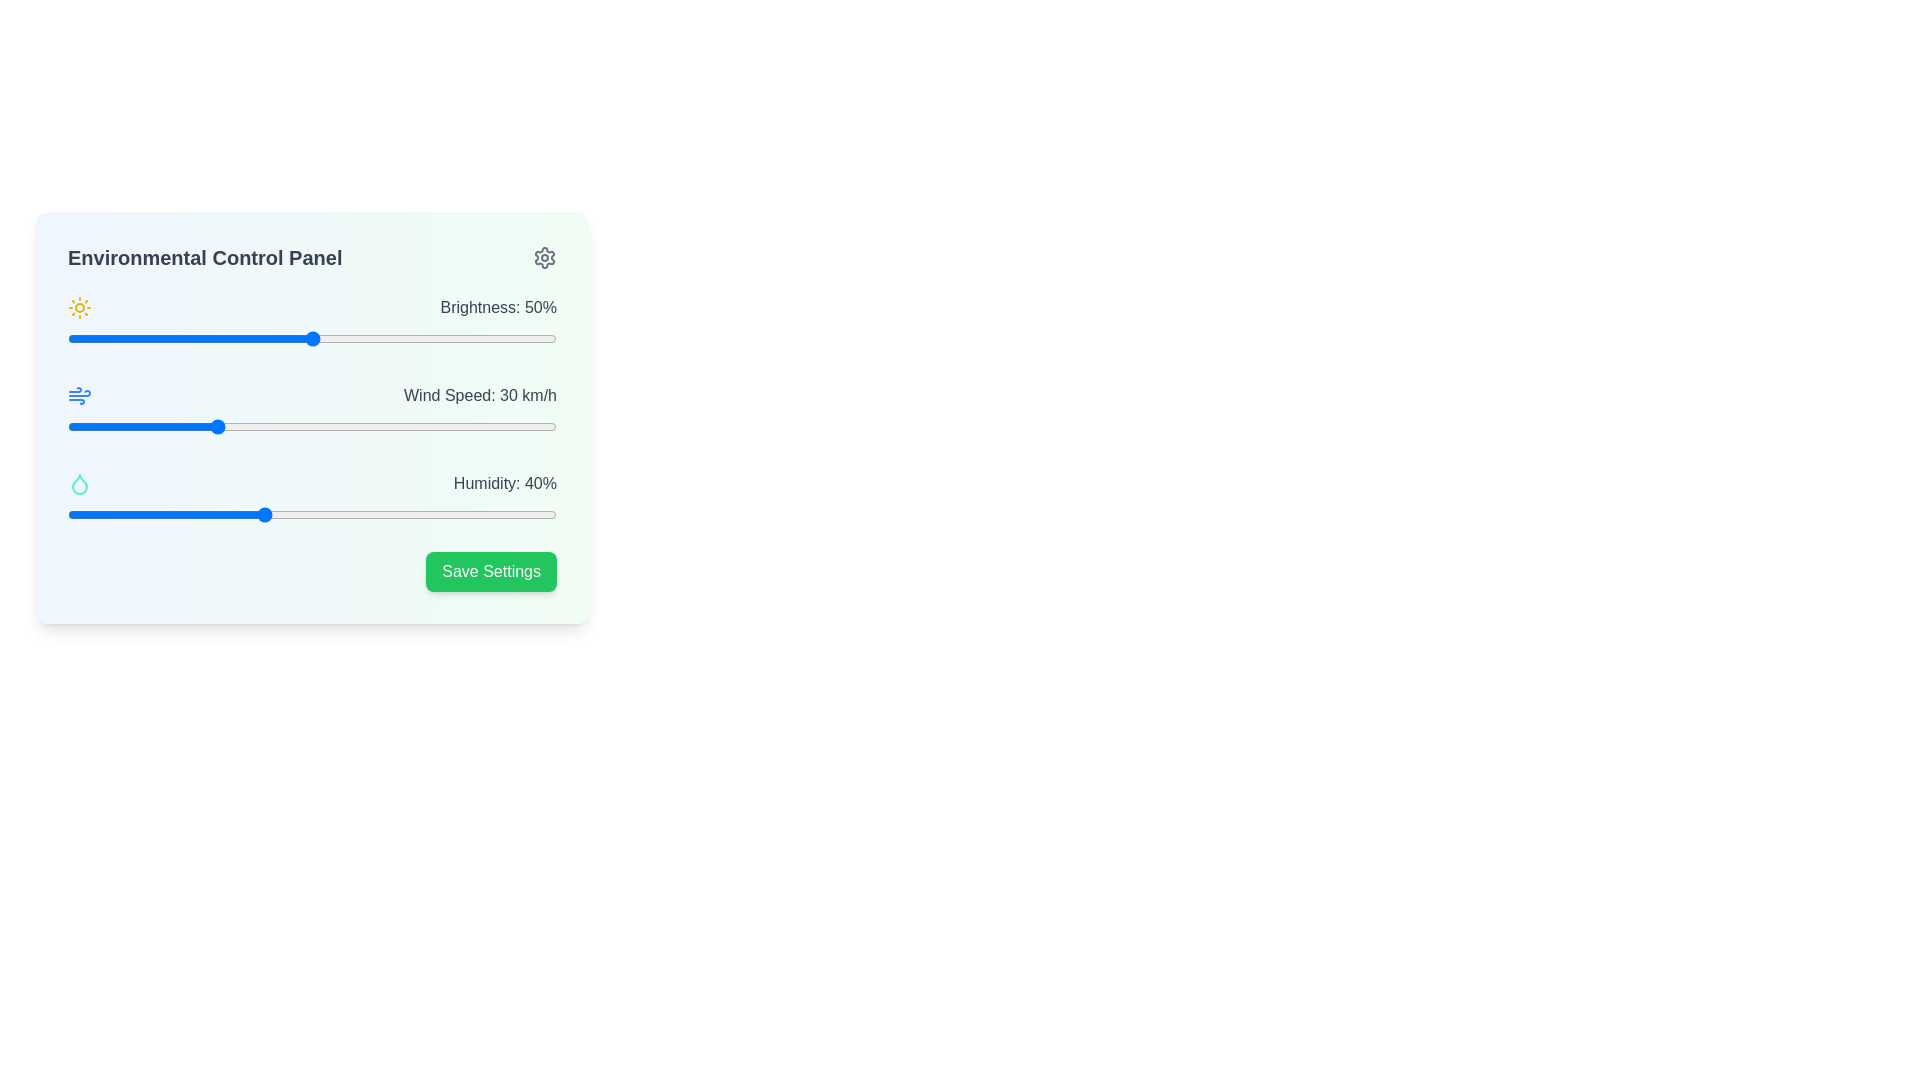  Describe the element at coordinates (311, 514) in the screenshot. I see `the track of the horizontal slider for humidity adjustment located below the label 'Humidity: 40%' to move the knob` at that location.